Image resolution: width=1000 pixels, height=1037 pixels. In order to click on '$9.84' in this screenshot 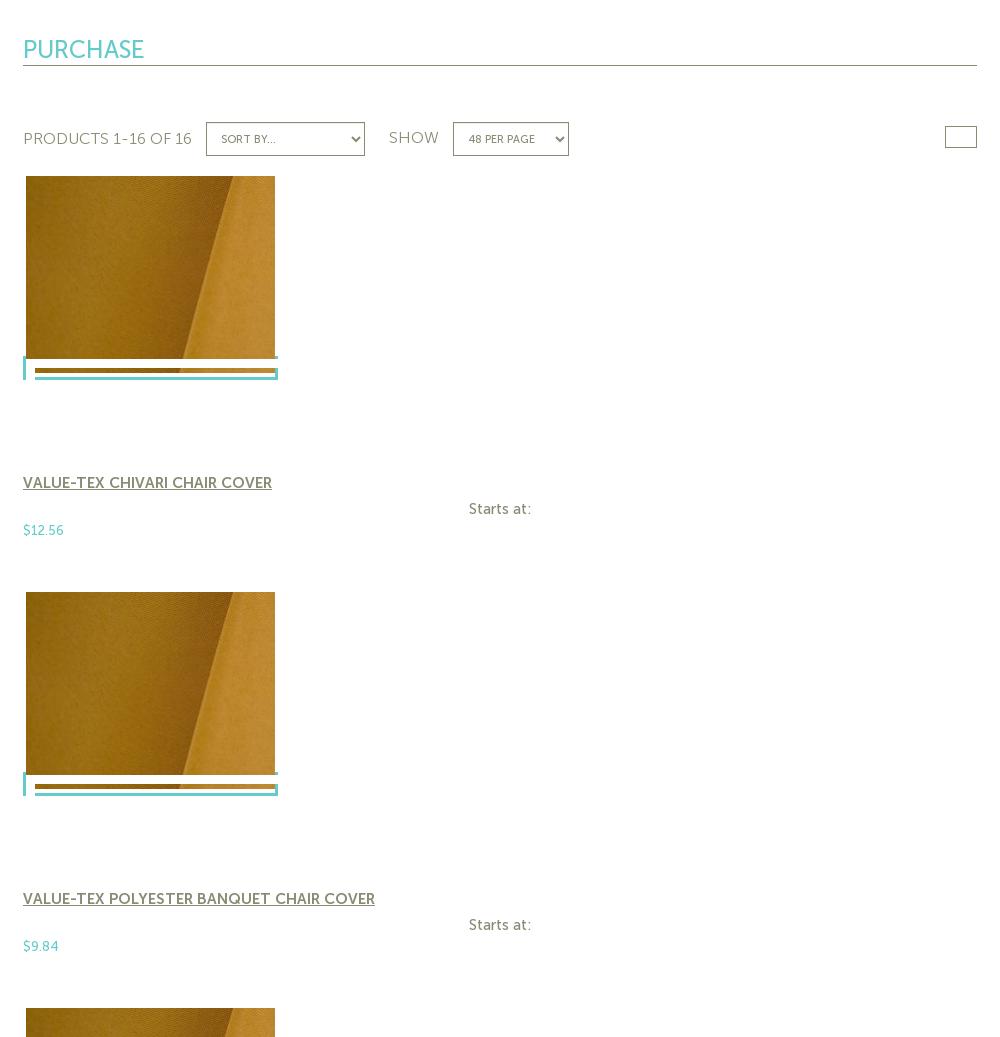, I will do `click(41, 946)`.